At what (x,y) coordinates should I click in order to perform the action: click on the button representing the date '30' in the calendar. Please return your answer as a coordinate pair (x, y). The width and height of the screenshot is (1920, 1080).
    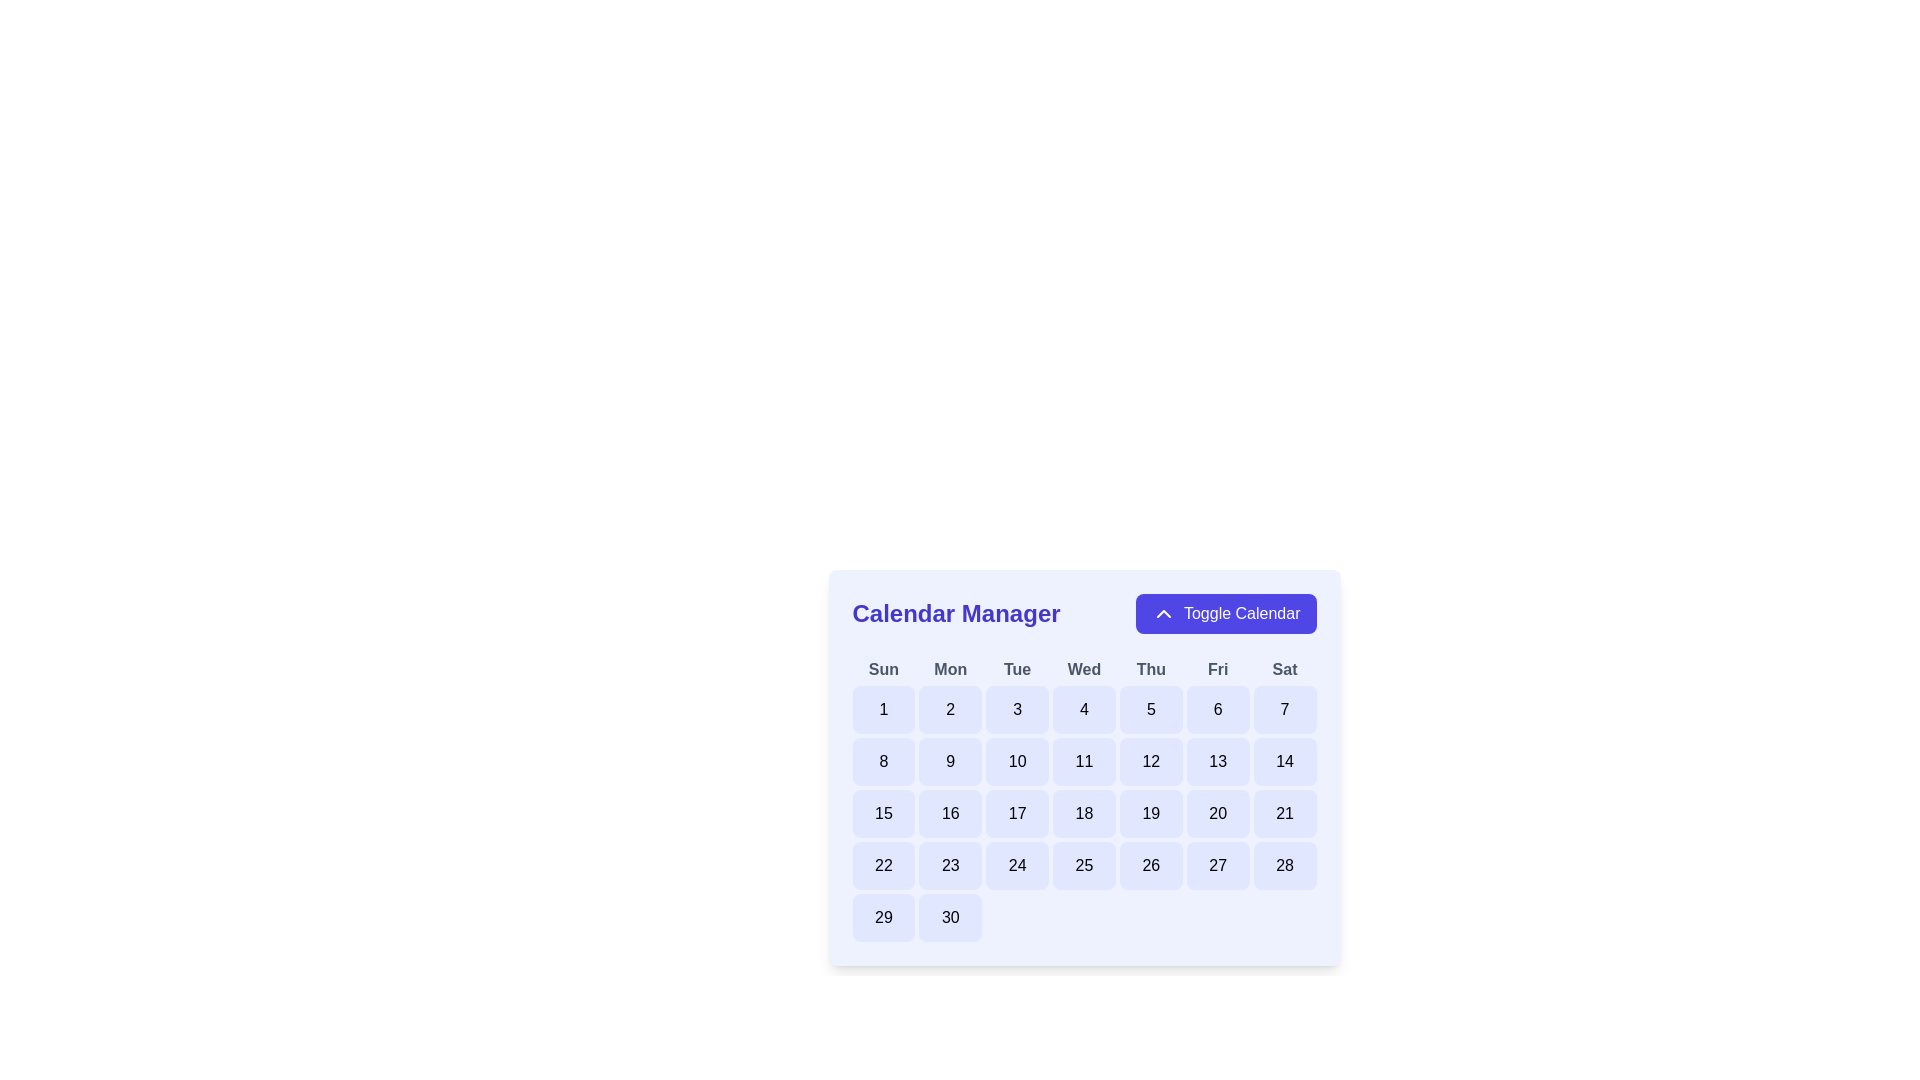
    Looking at the image, I should click on (949, 918).